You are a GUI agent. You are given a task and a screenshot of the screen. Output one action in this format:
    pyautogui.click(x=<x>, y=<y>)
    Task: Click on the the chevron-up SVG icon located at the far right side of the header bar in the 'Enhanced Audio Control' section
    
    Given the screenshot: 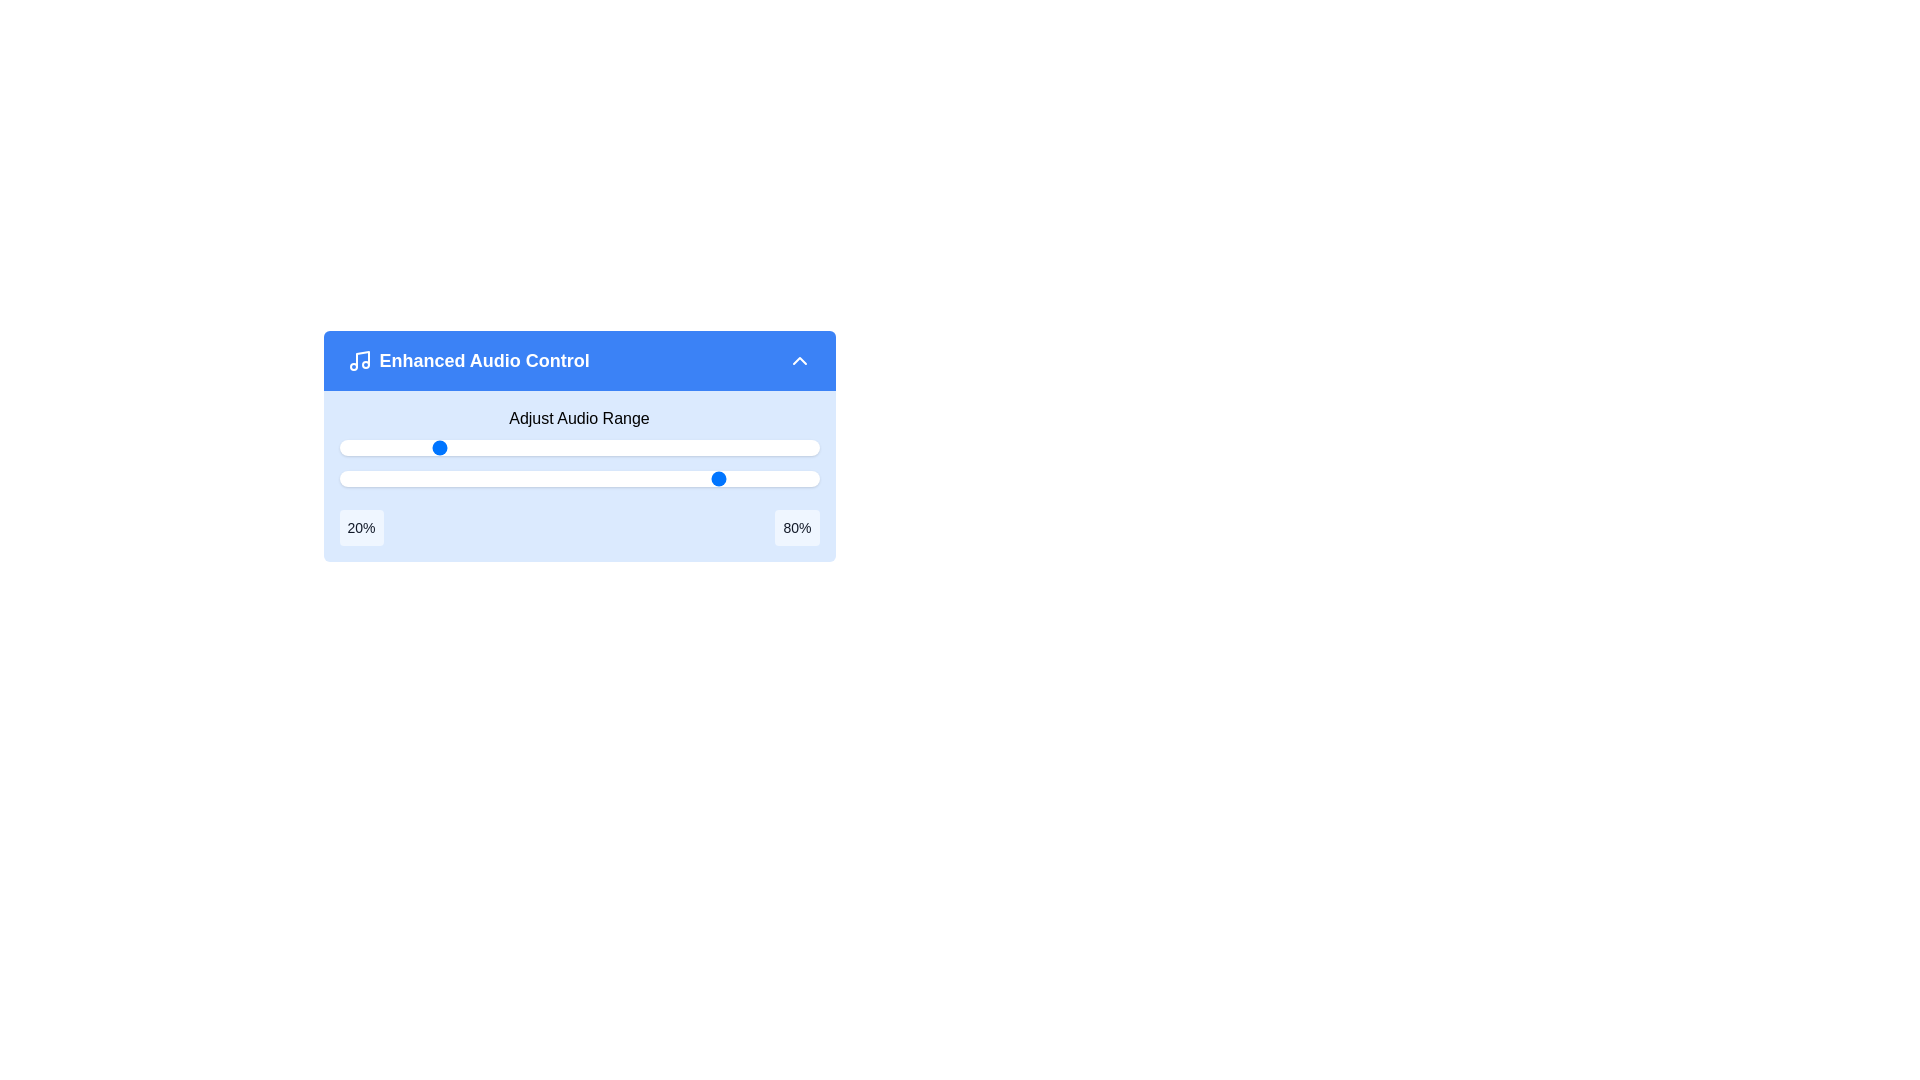 What is the action you would take?
    pyautogui.click(x=798, y=361)
    